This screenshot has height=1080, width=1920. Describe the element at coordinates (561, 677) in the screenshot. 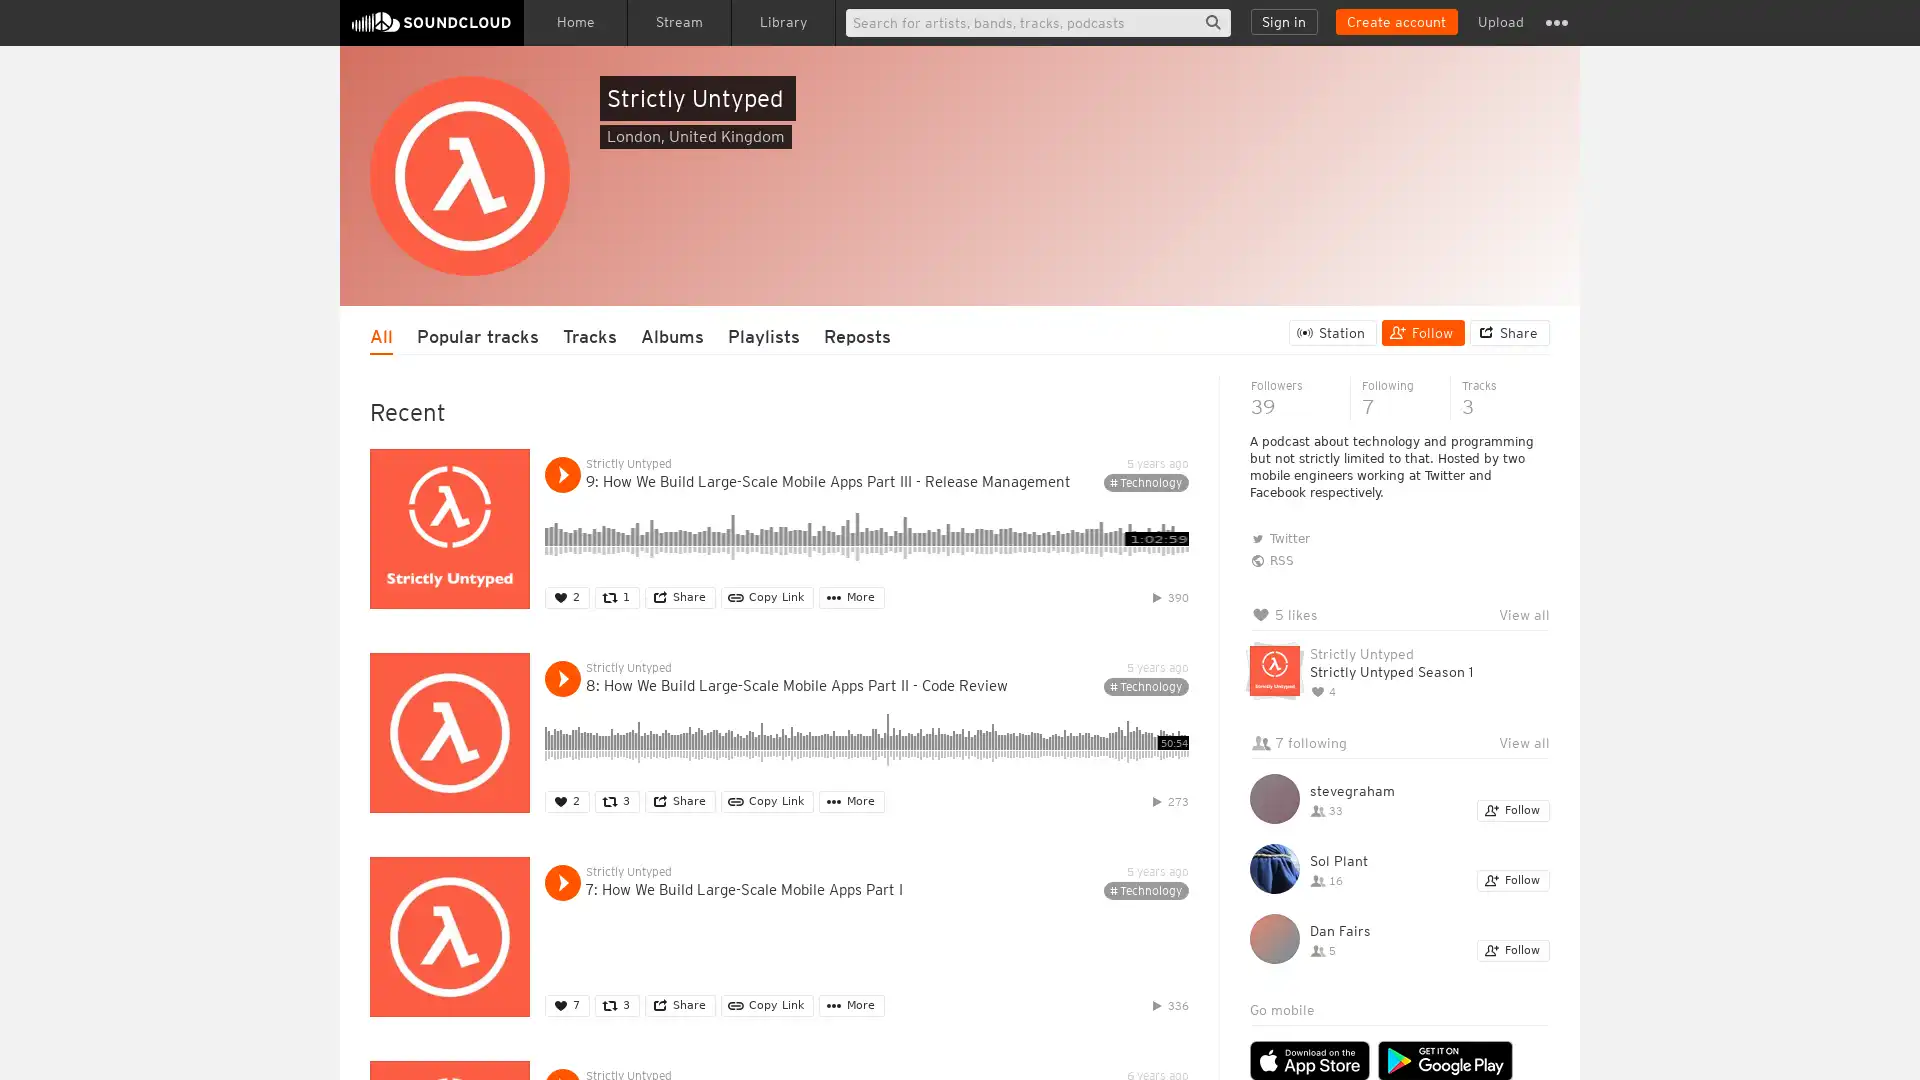

I see `Play` at that location.